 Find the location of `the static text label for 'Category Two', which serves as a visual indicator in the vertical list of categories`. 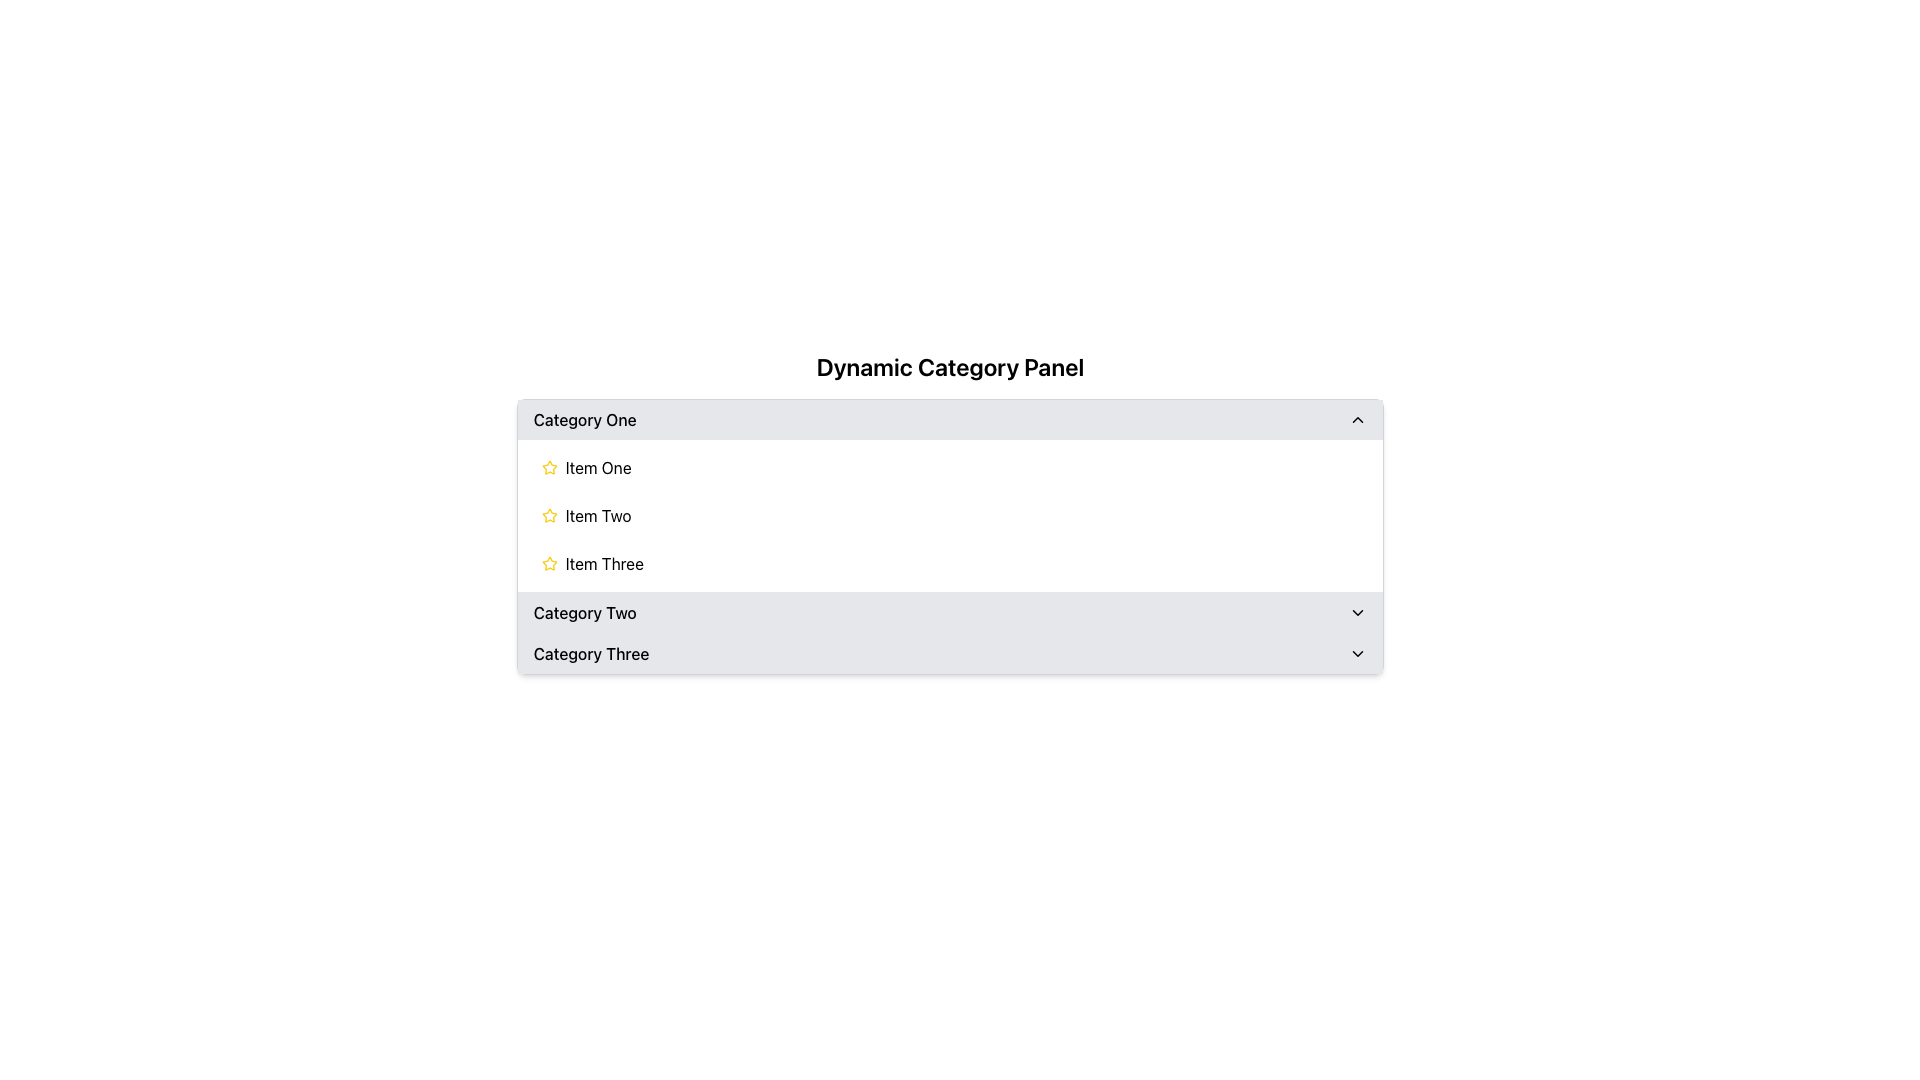

the static text label for 'Category Two', which serves as a visual indicator in the vertical list of categories is located at coordinates (584, 612).